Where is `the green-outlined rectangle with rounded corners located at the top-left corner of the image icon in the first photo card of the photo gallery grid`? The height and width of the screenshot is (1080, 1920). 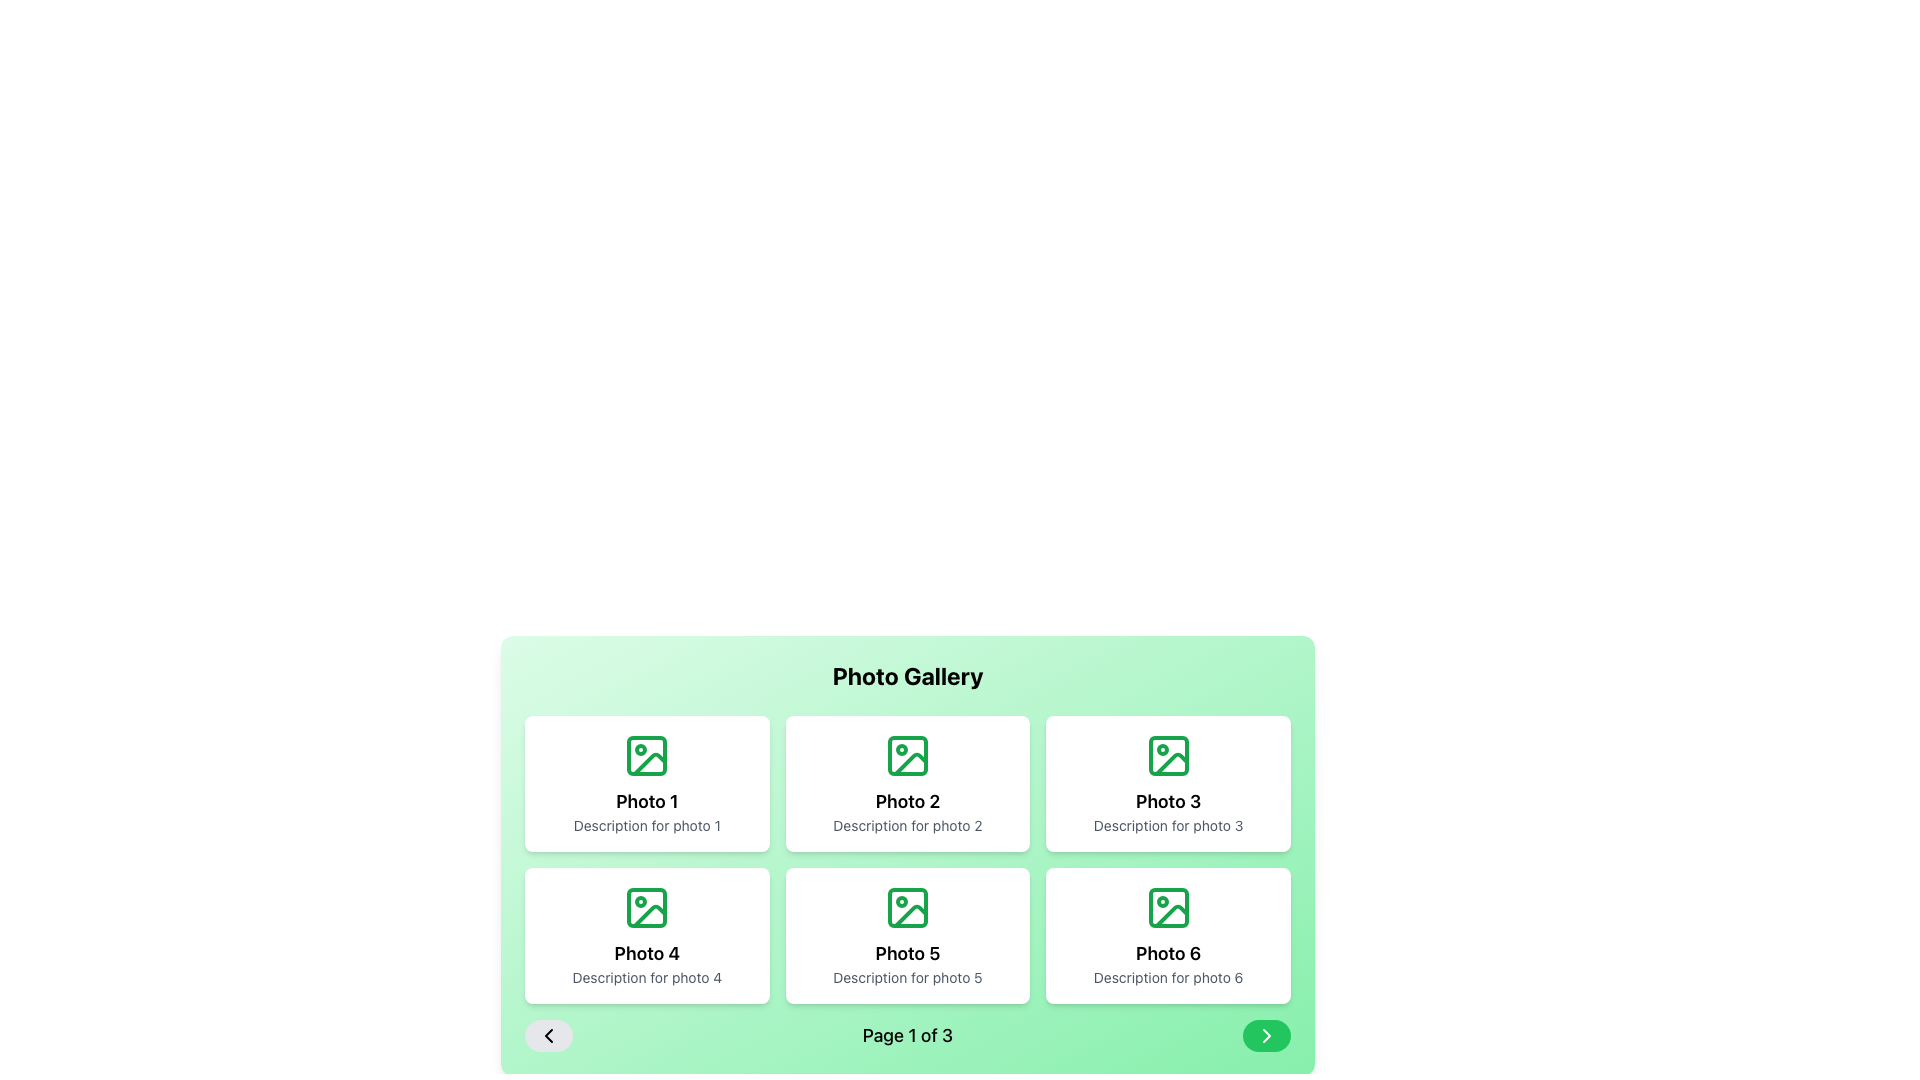 the green-outlined rectangle with rounded corners located at the top-left corner of the image icon in the first photo card of the photo gallery grid is located at coordinates (647, 756).